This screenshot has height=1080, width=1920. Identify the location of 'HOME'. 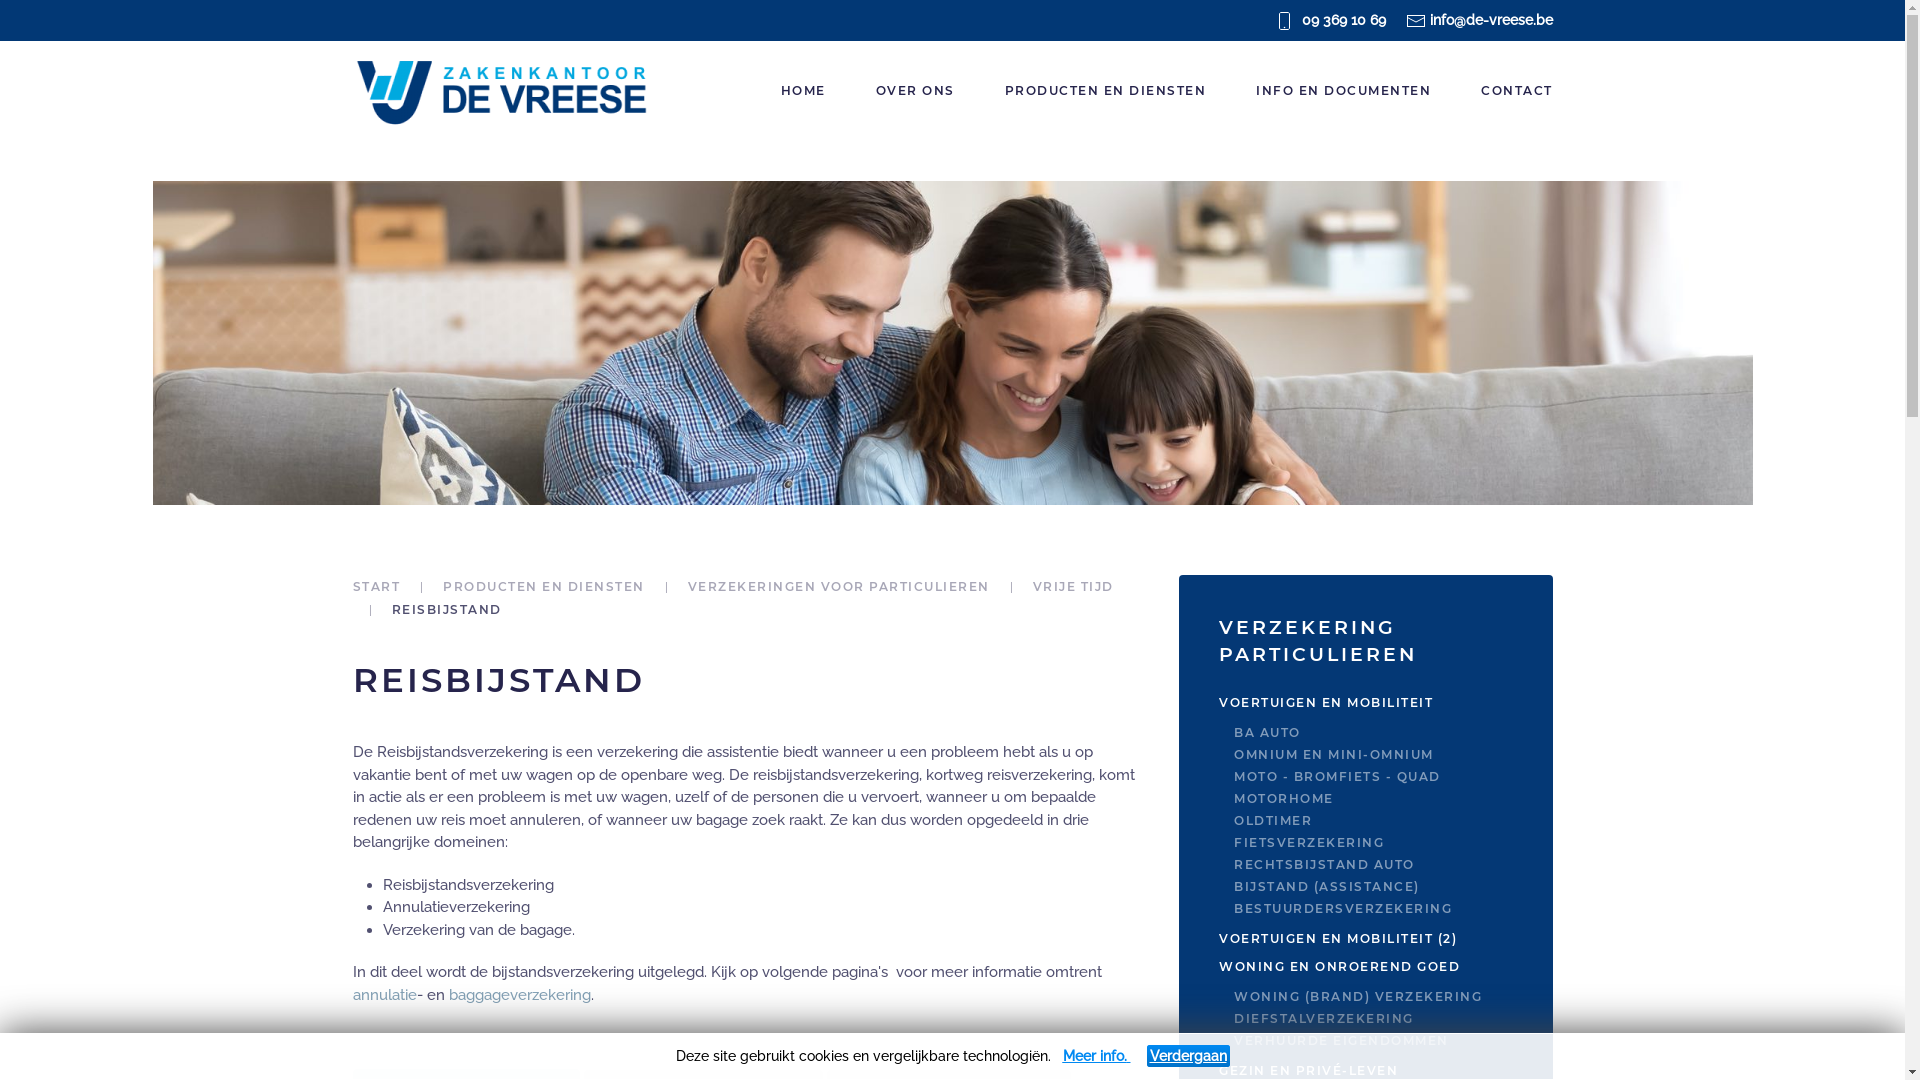
(803, 91).